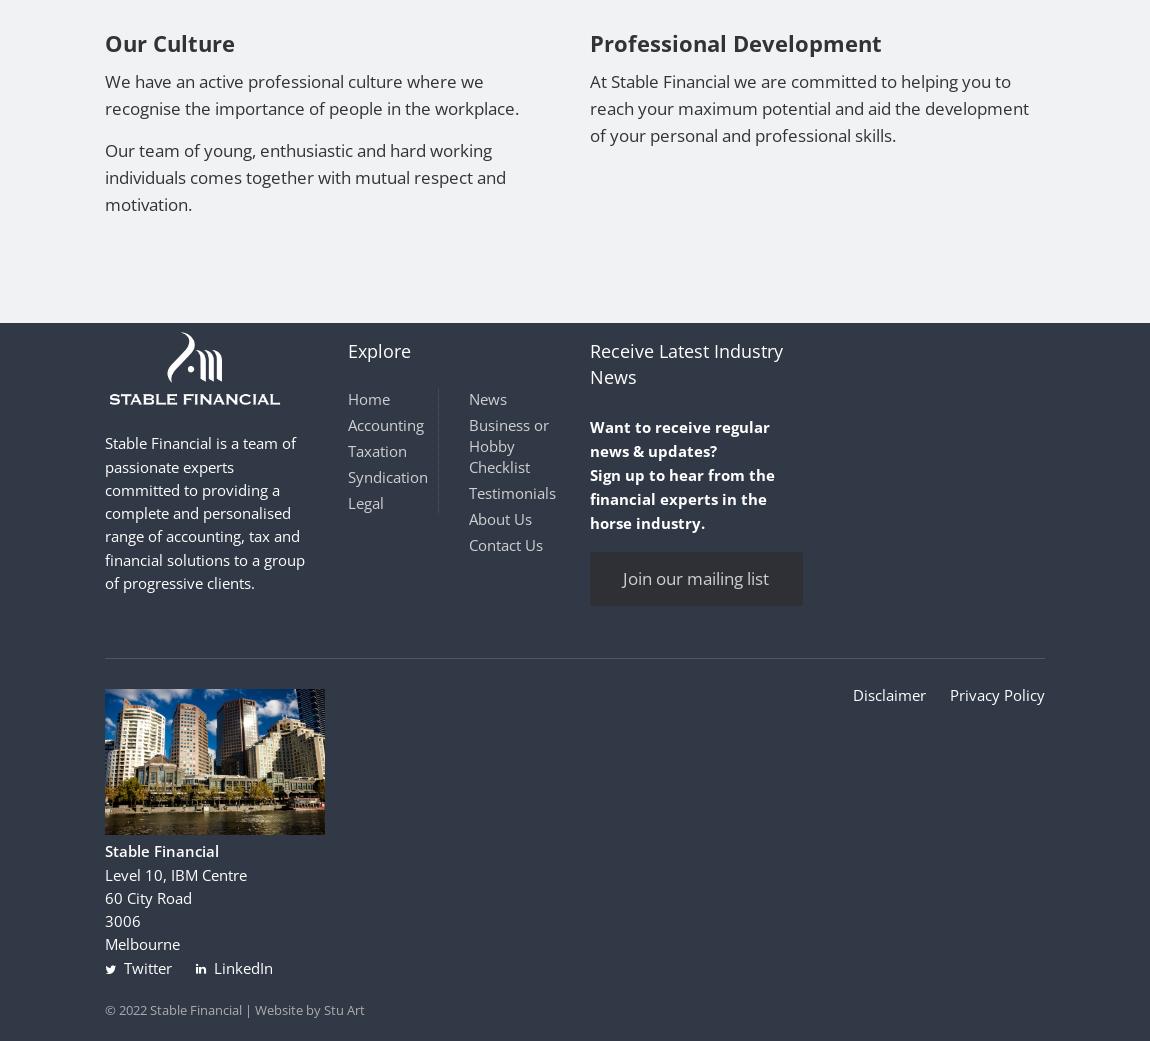  I want to click on 'Professional Development', so click(735, 41).